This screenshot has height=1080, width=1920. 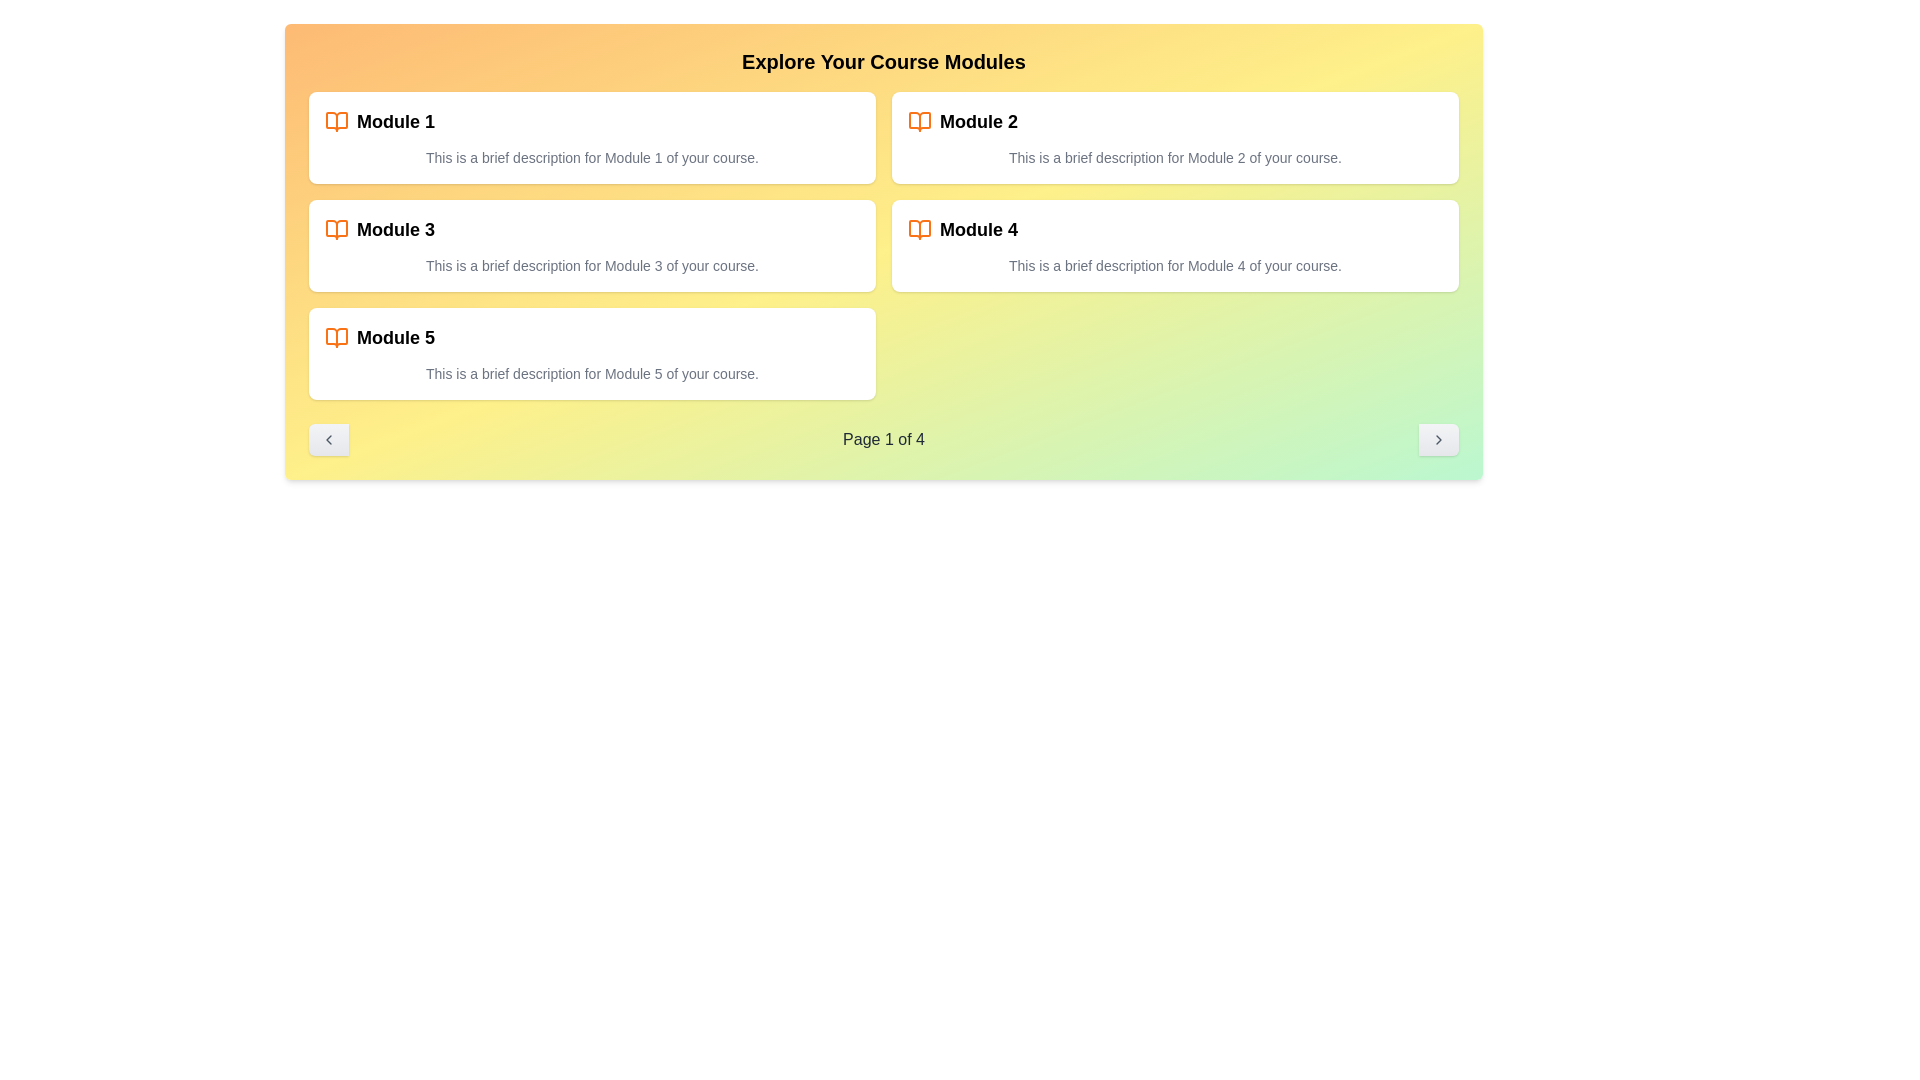 What do you see at coordinates (919, 229) in the screenshot?
I see `the educational icon located in the top right section of the fourth module card` at bounding box center [919, 229].